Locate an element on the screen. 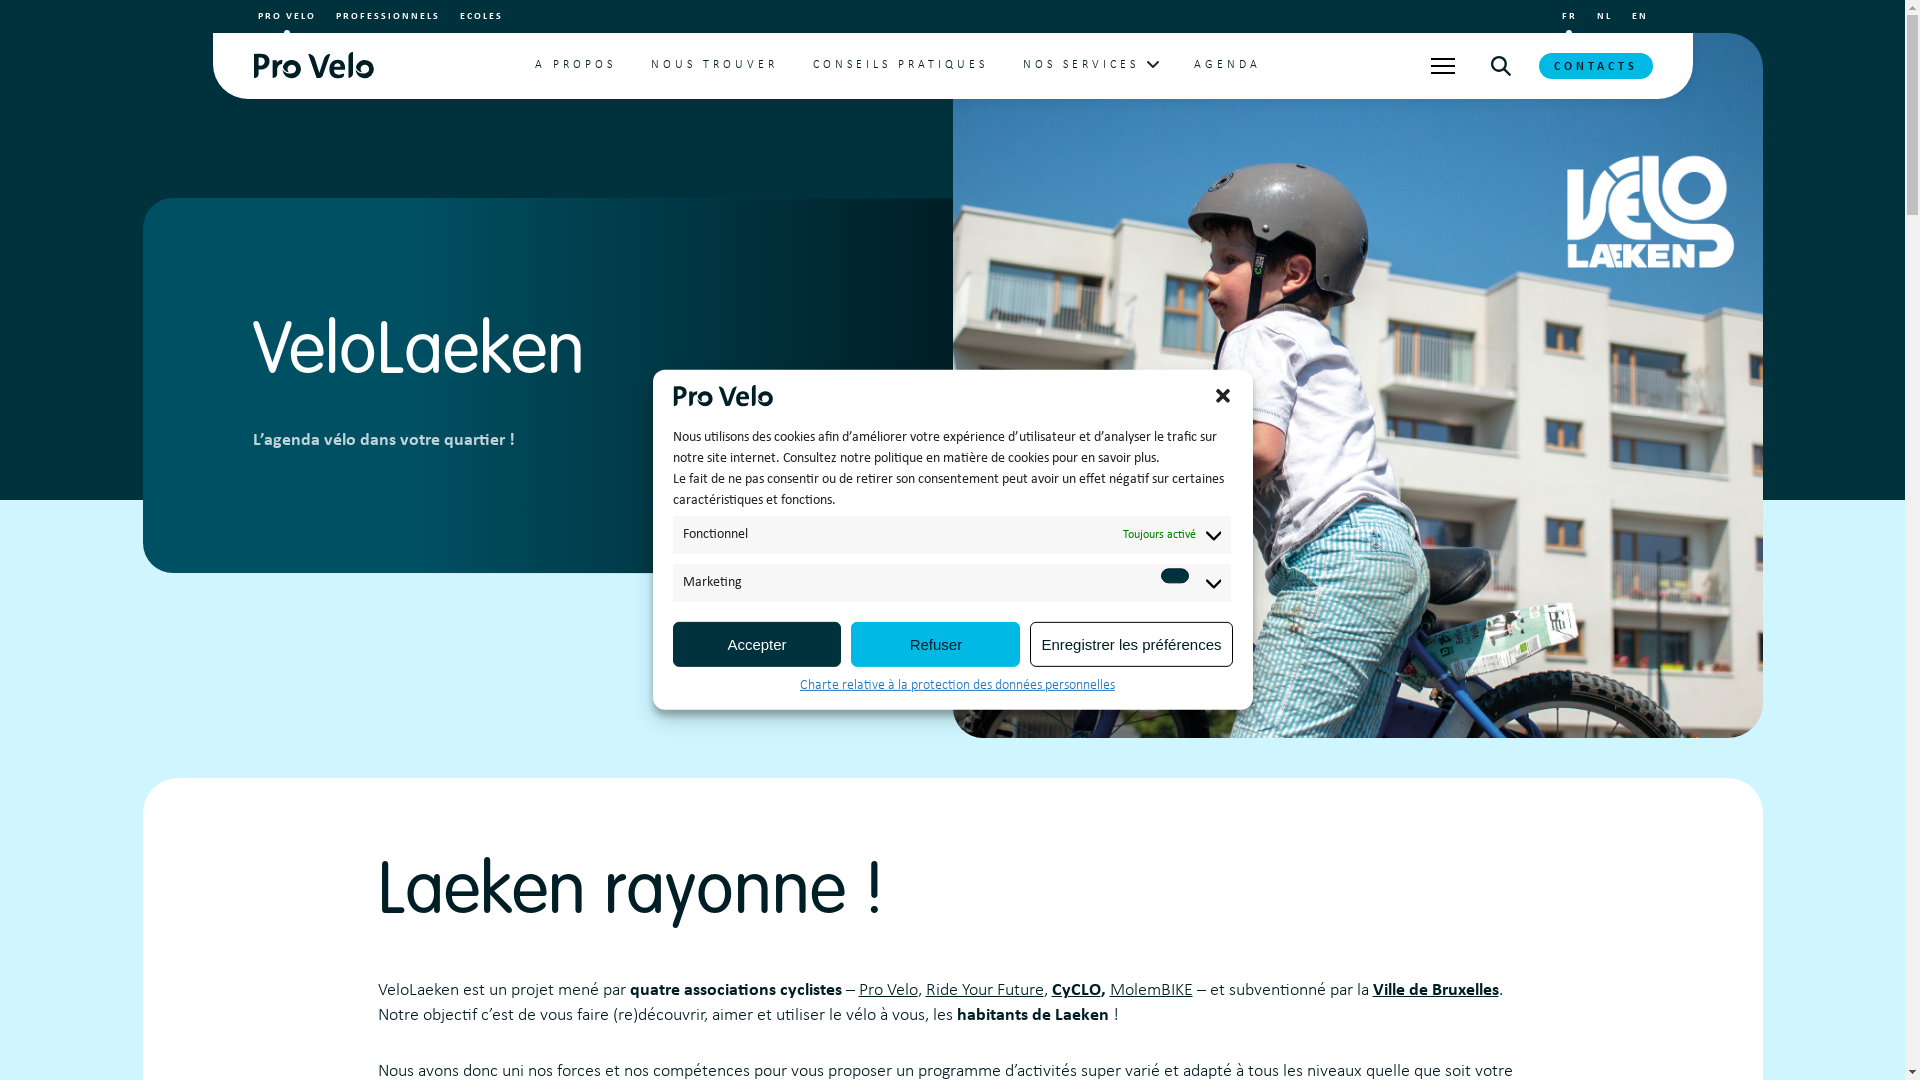  'MolemBIKE' is located at coordinates (1151, 990).